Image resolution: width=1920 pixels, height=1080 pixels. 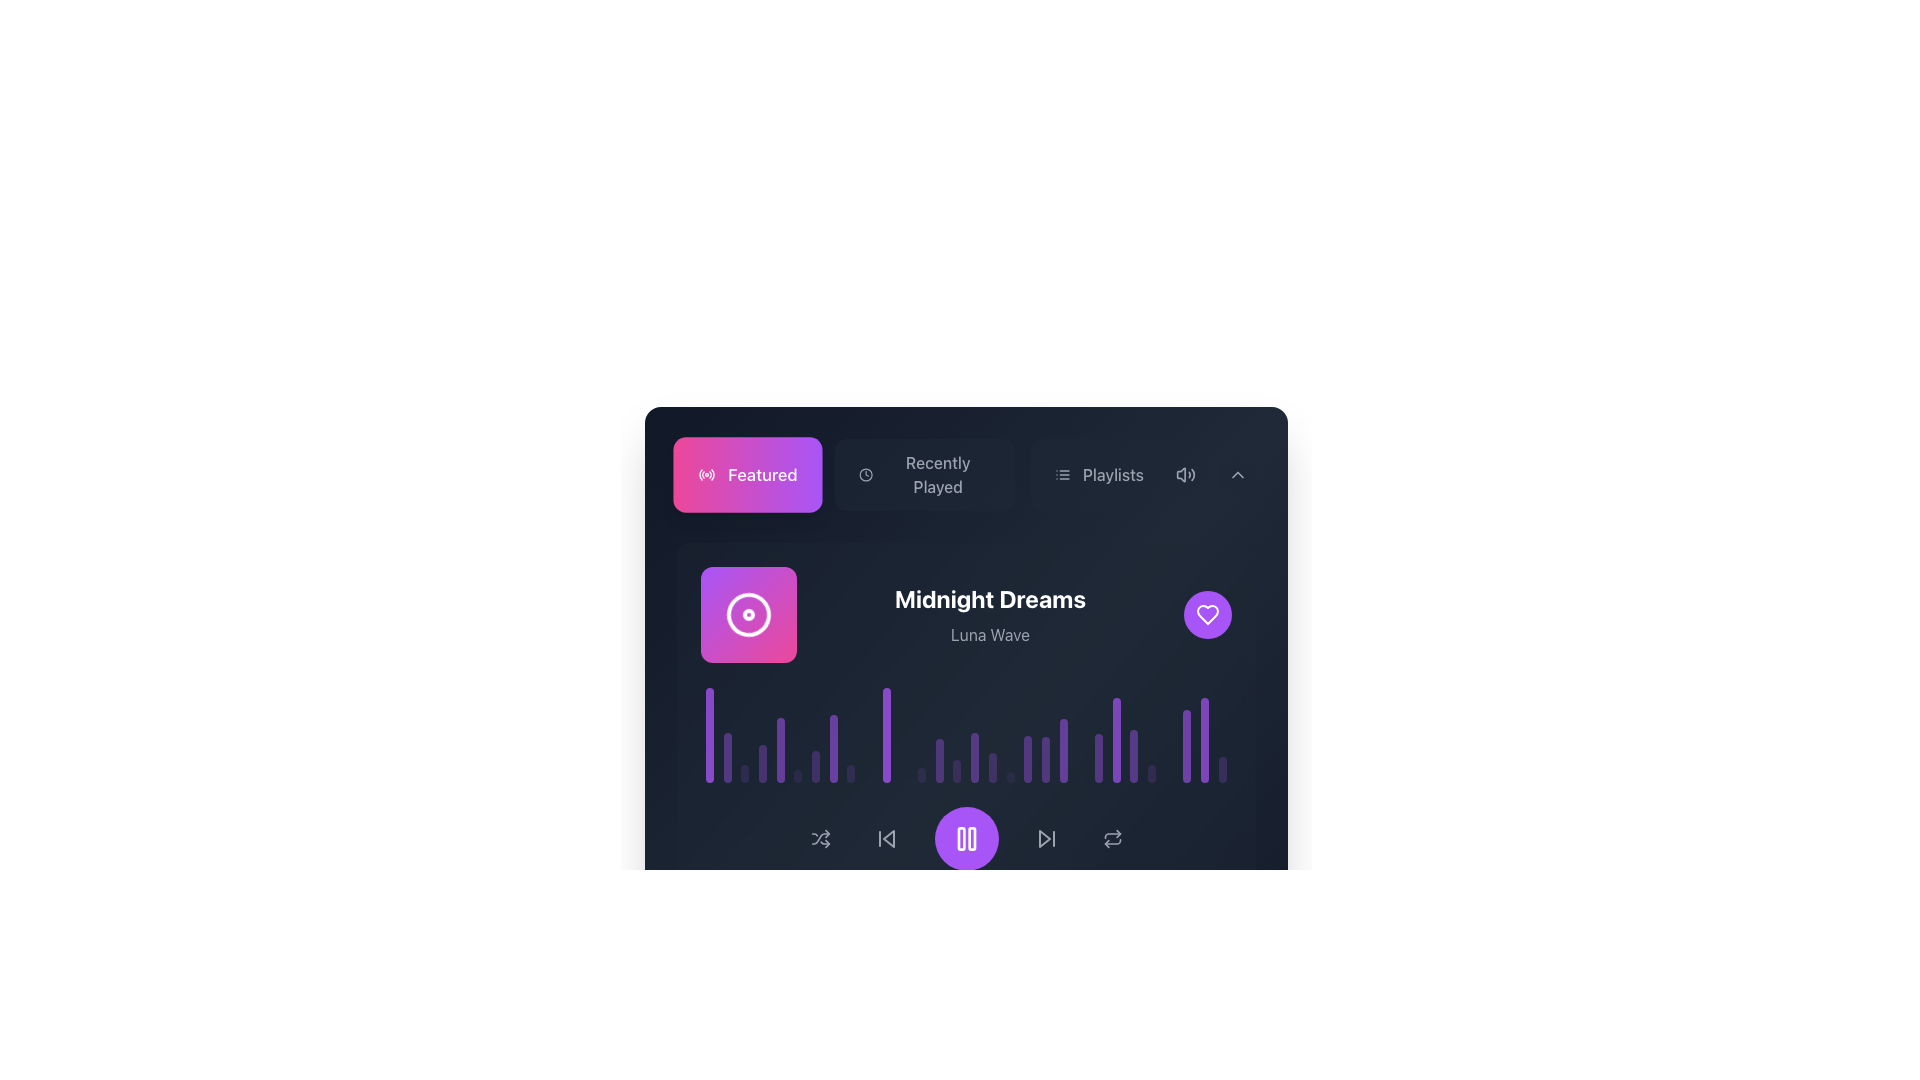 What do you see at coordinates (990, 597) in the screenshot?
I see `the prominent text label 'Midnight Dreams' which is styled in bold white font` at bounding box center [990, 597].